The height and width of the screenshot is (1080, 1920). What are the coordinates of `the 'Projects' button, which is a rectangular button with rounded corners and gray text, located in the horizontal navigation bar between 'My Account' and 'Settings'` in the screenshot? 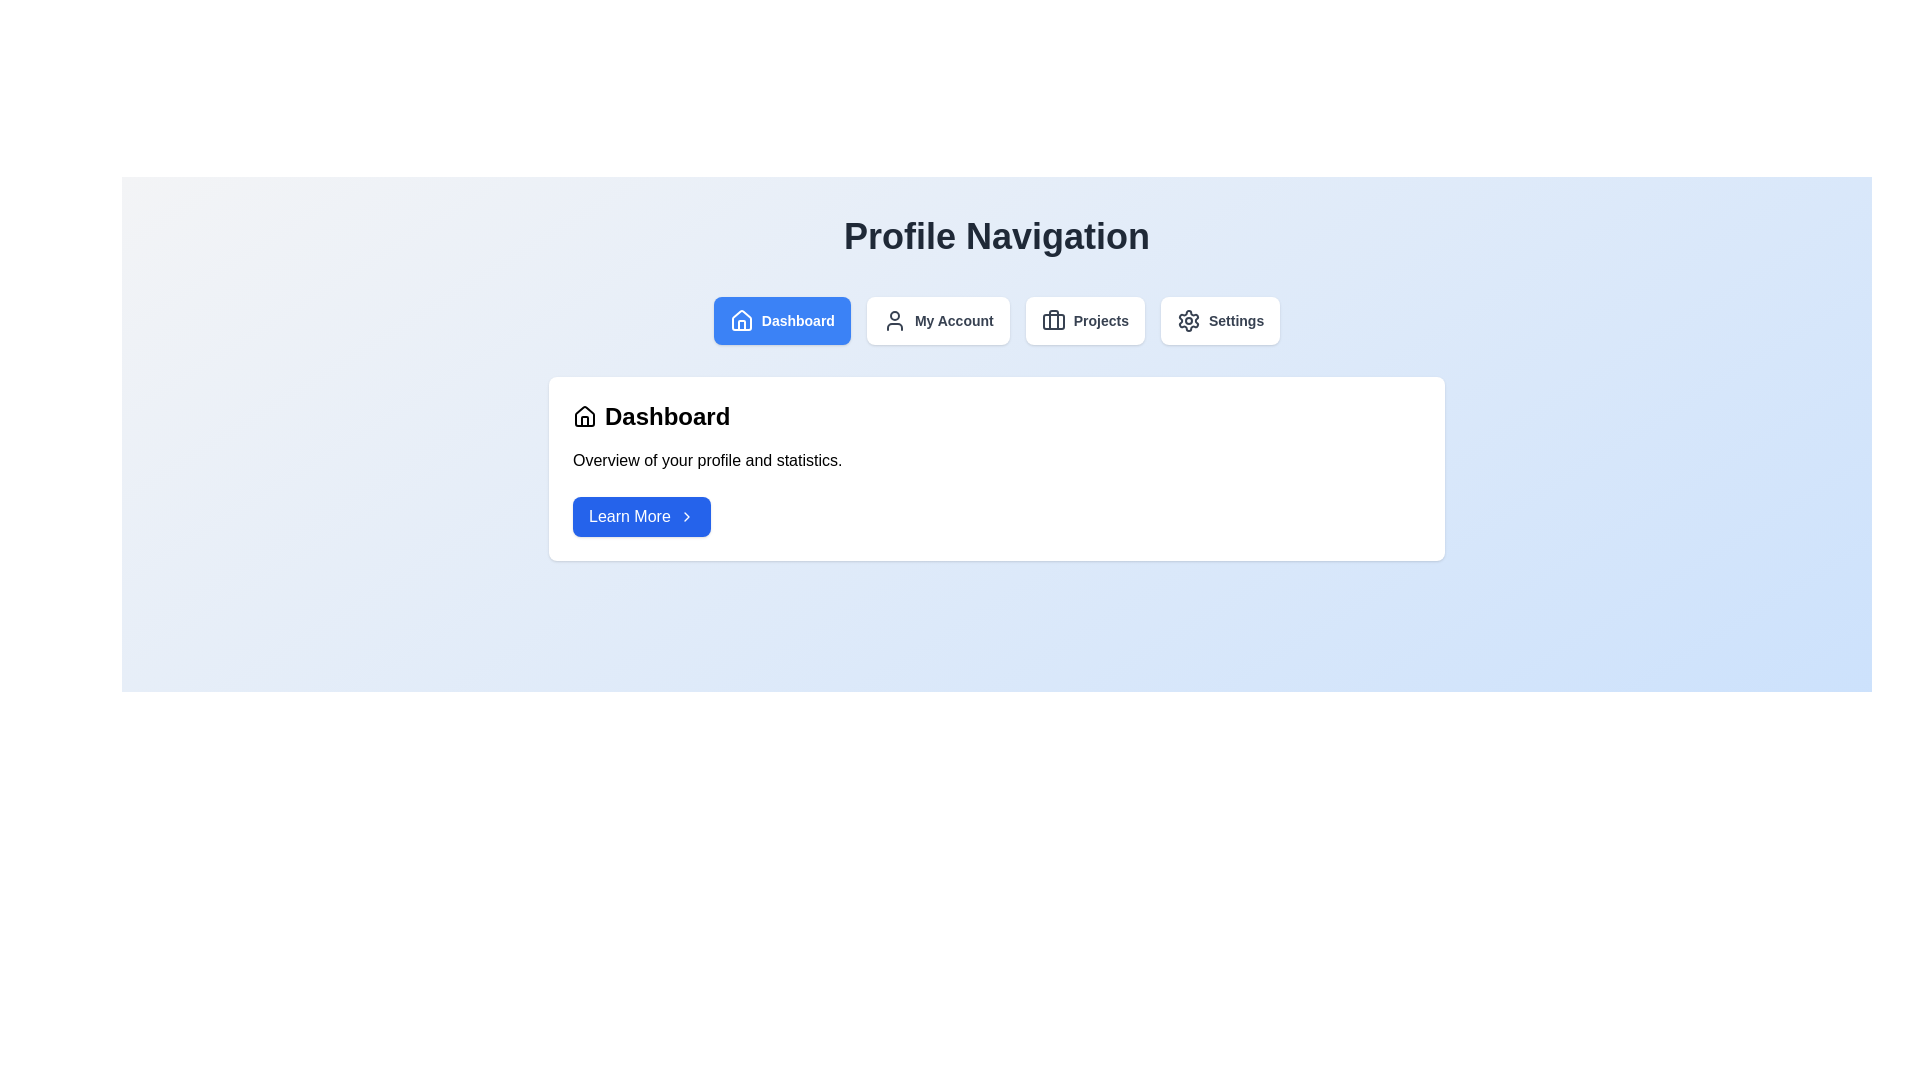 It's located at (1084, 319).